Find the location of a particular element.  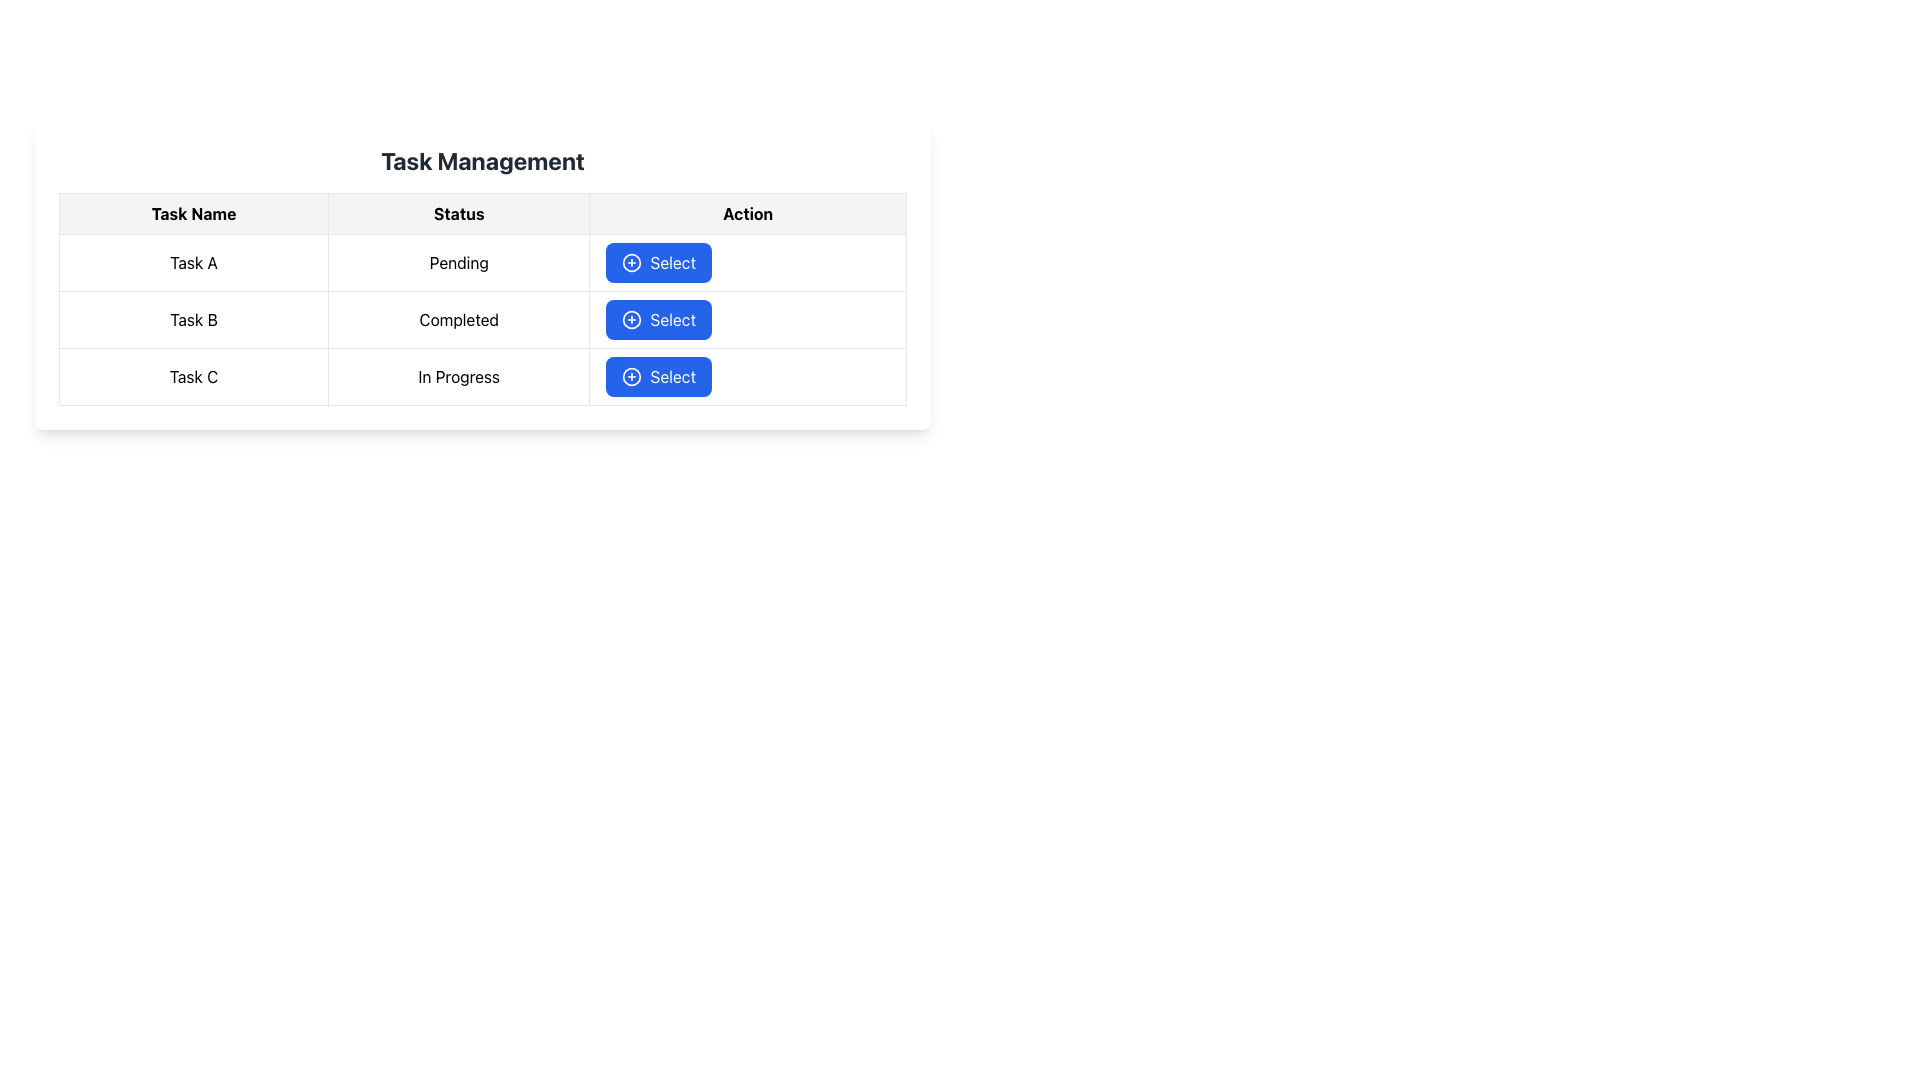

details of the first task in the Task Management table, specifically focusing on 'Task A' with status 'Pending' and the associated 'Select' button is located at coordinates (483, 274).